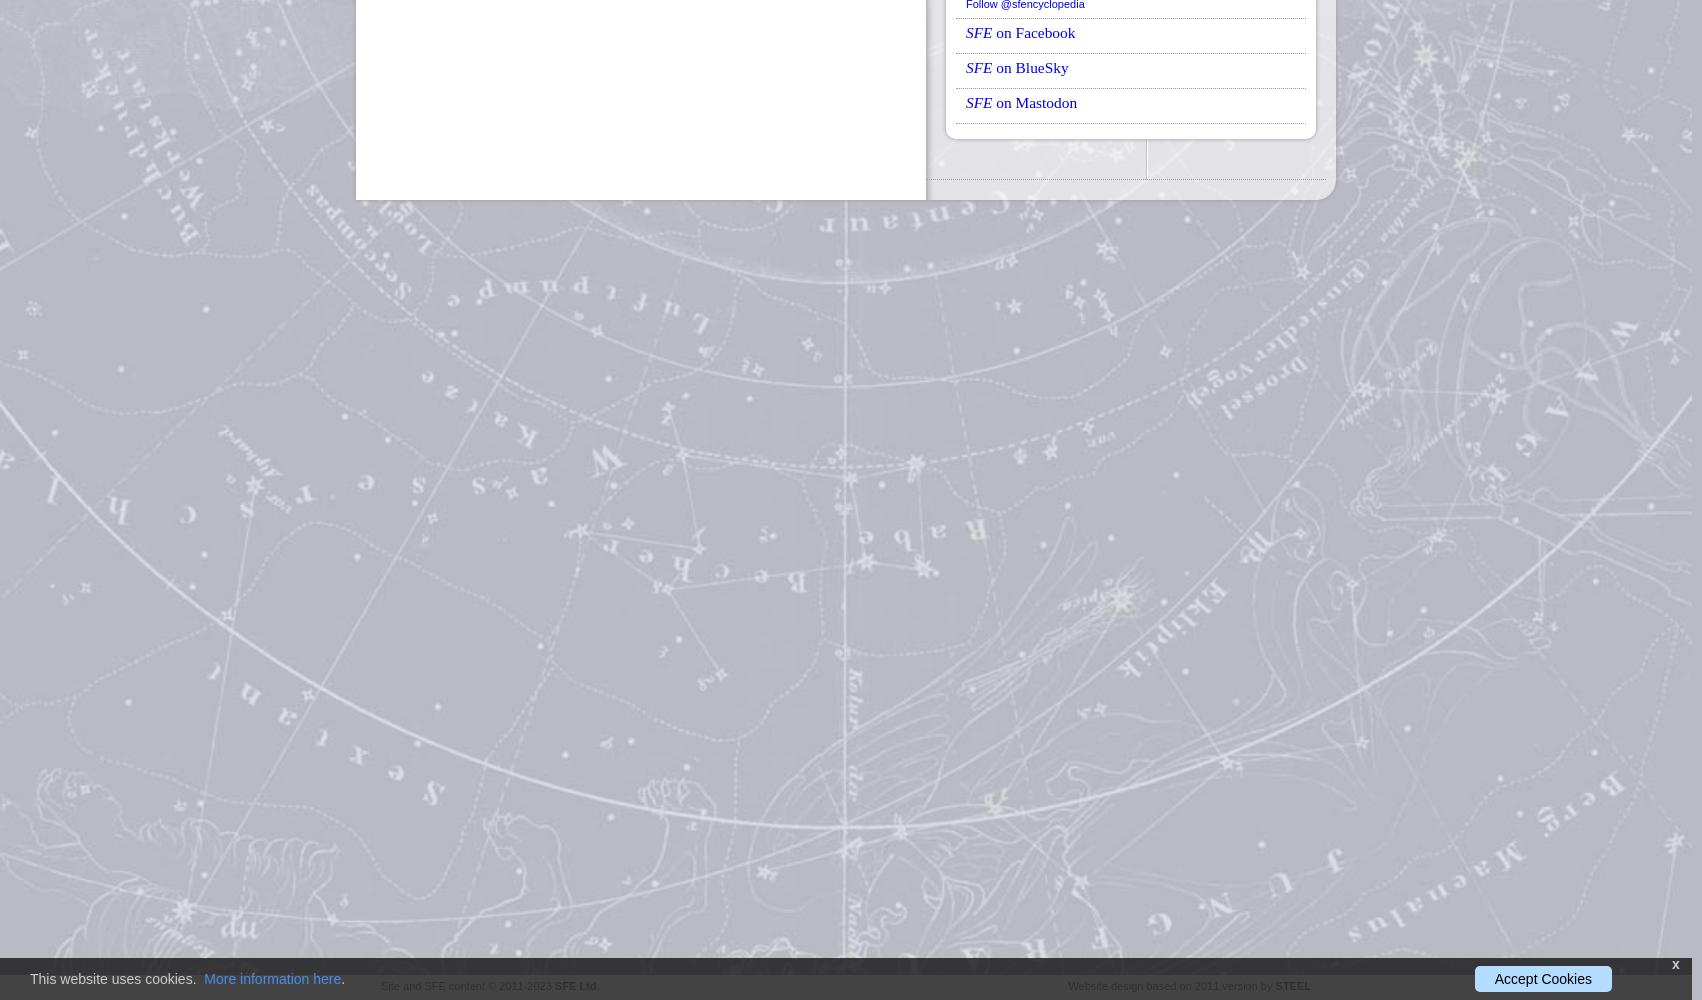 This screenshot has height=1000, width=1702. I want to click on 'This website uses cookies.', so click(116, 978).